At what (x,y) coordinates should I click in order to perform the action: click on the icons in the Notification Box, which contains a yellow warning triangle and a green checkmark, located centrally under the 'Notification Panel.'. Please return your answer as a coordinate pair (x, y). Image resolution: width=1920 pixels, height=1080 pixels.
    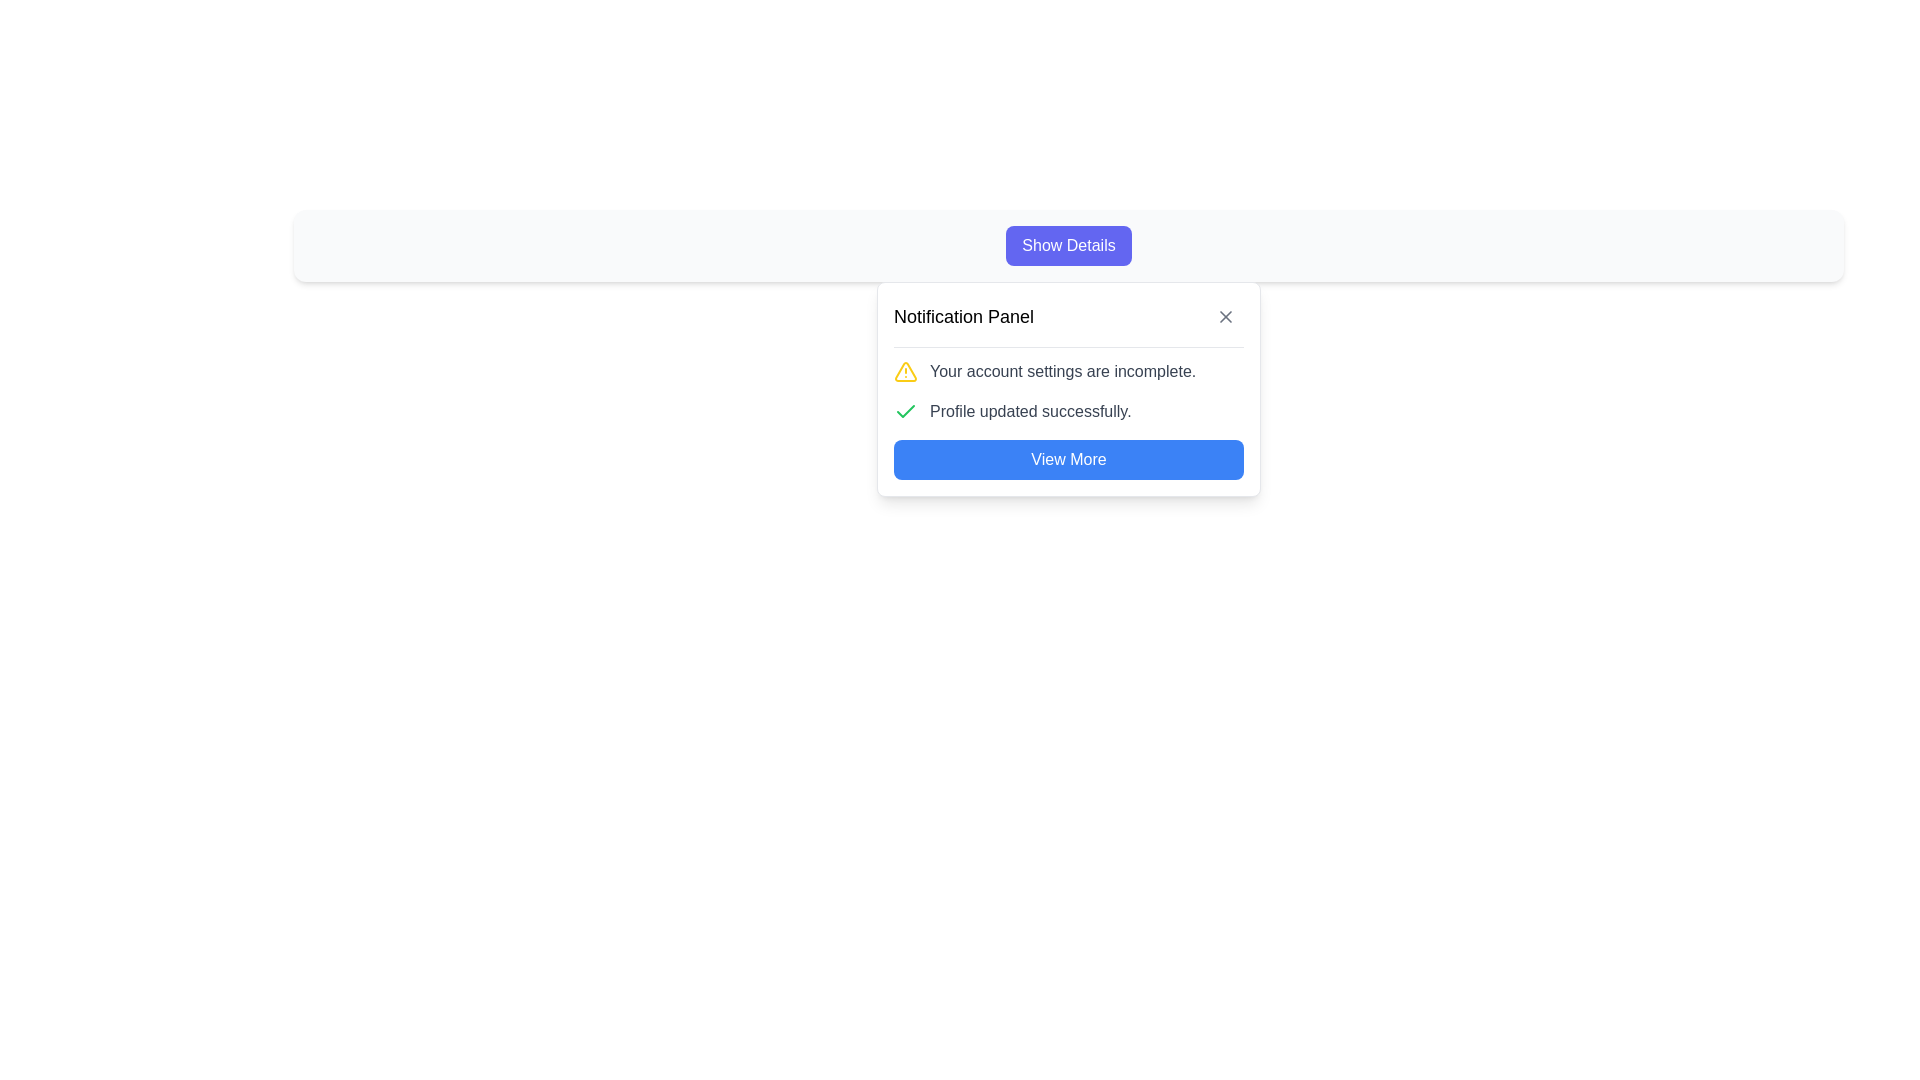
    Looking at the image, I should click on (1068, 392).